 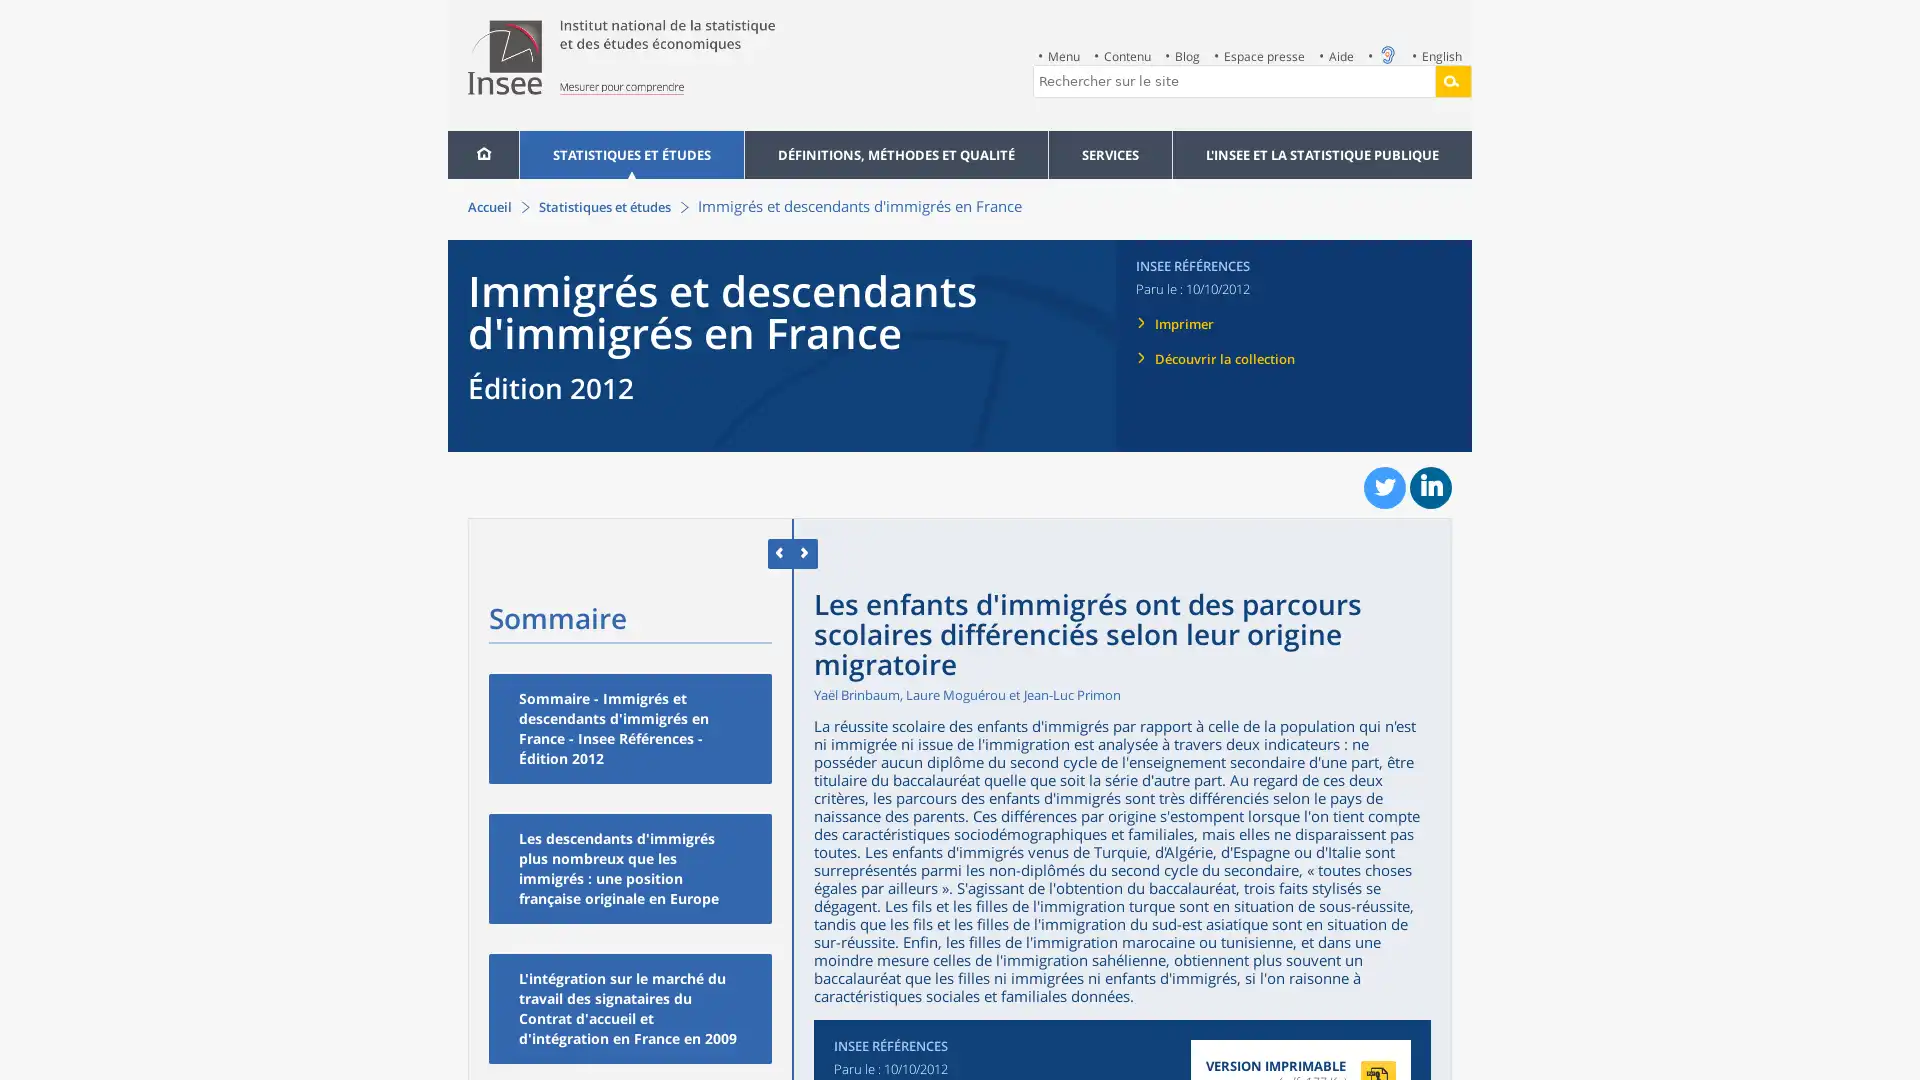 What do you see at coordinates (513, 552) in the screenshot?
I see `SOMMAIRE` at bounding box center [513, 552].